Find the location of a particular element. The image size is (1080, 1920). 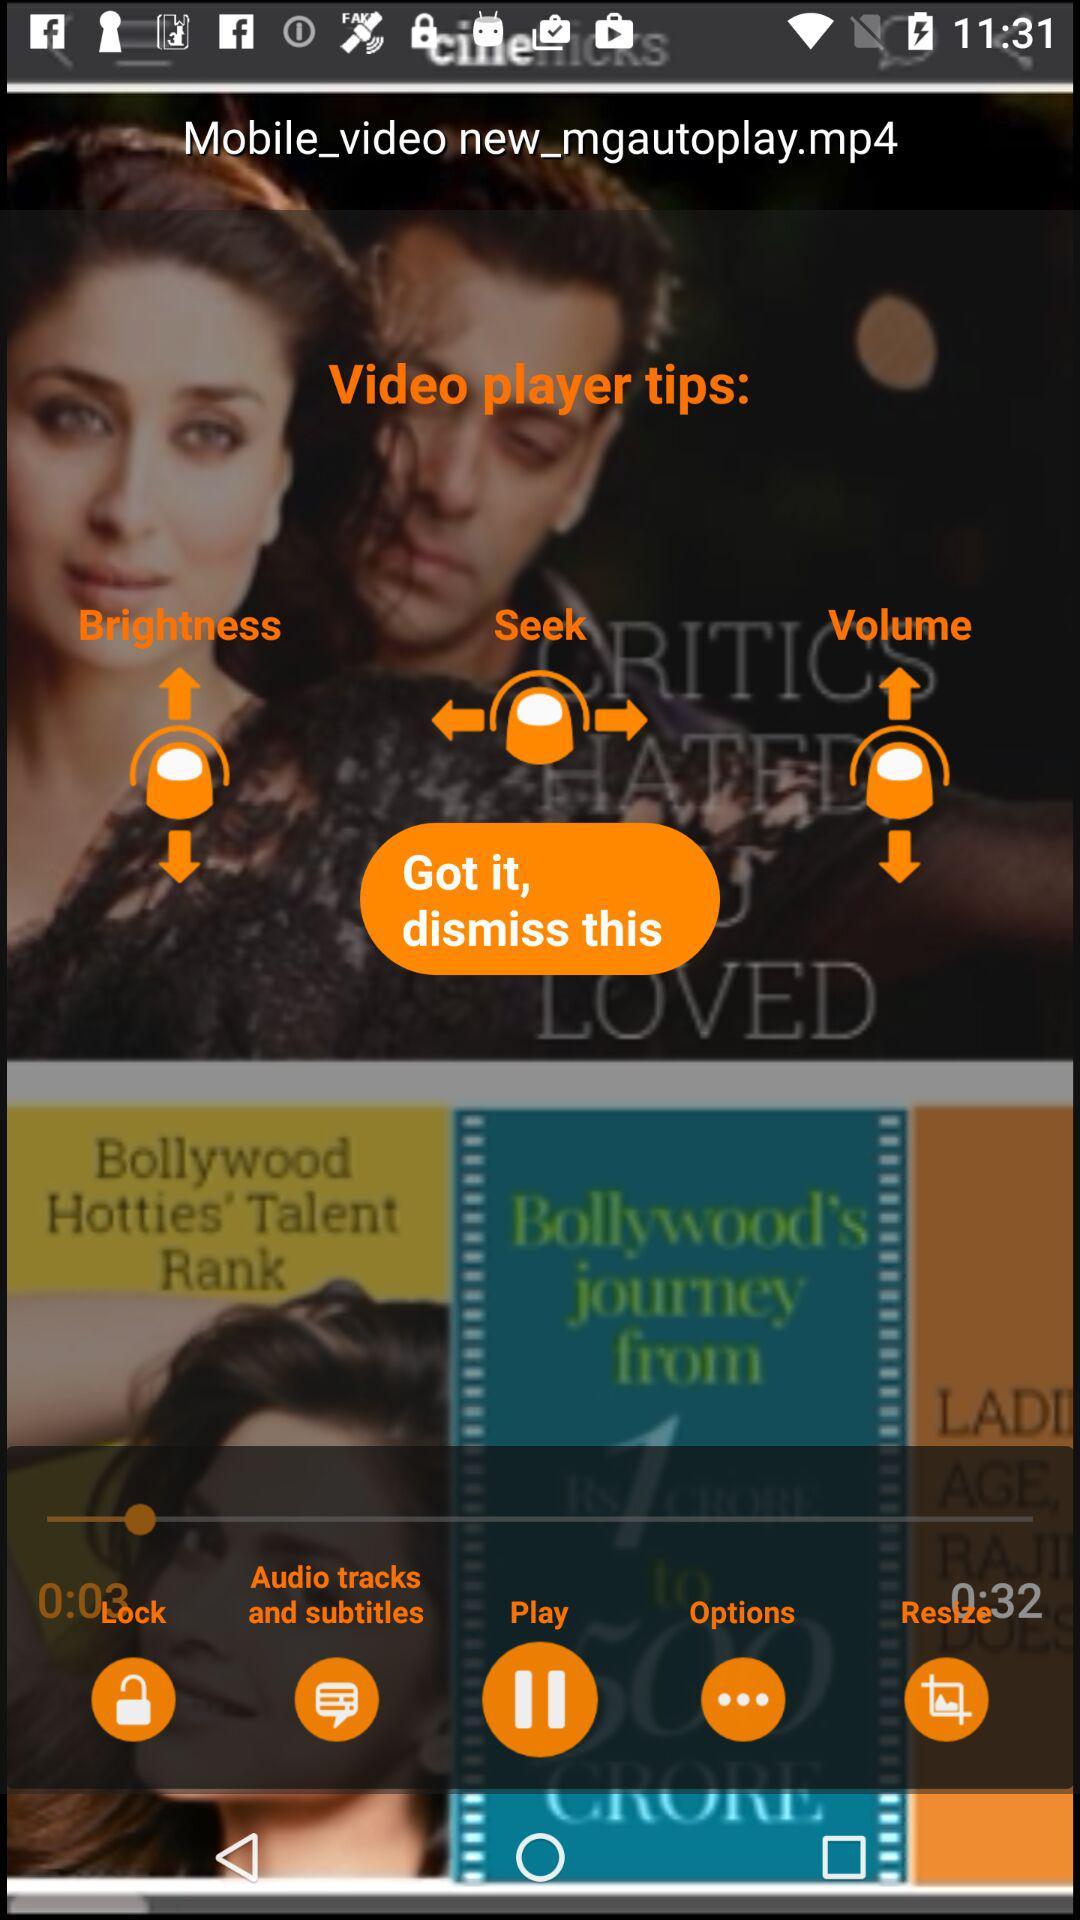

pause option is located at coordinates (538, 1698).